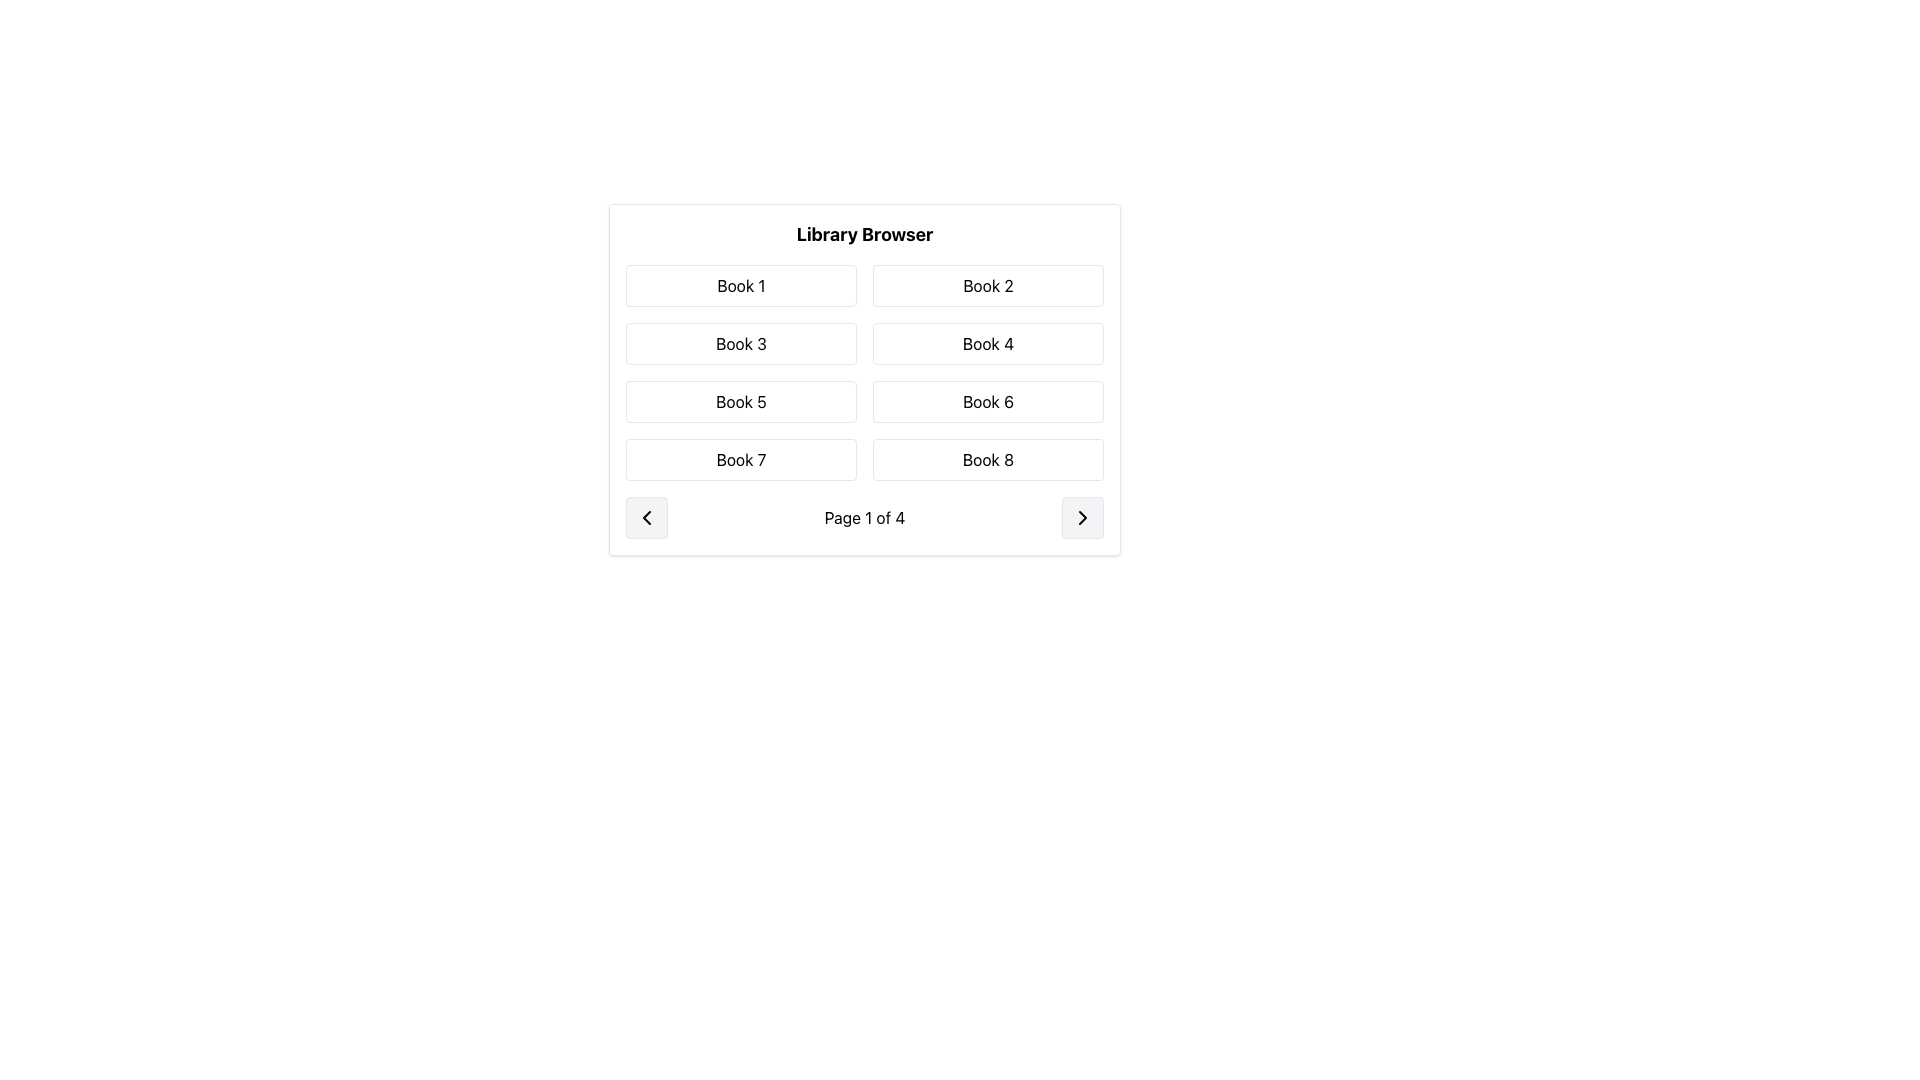  I want to click on the grid of book items displayed in the Library Browser, so click(864, 373).